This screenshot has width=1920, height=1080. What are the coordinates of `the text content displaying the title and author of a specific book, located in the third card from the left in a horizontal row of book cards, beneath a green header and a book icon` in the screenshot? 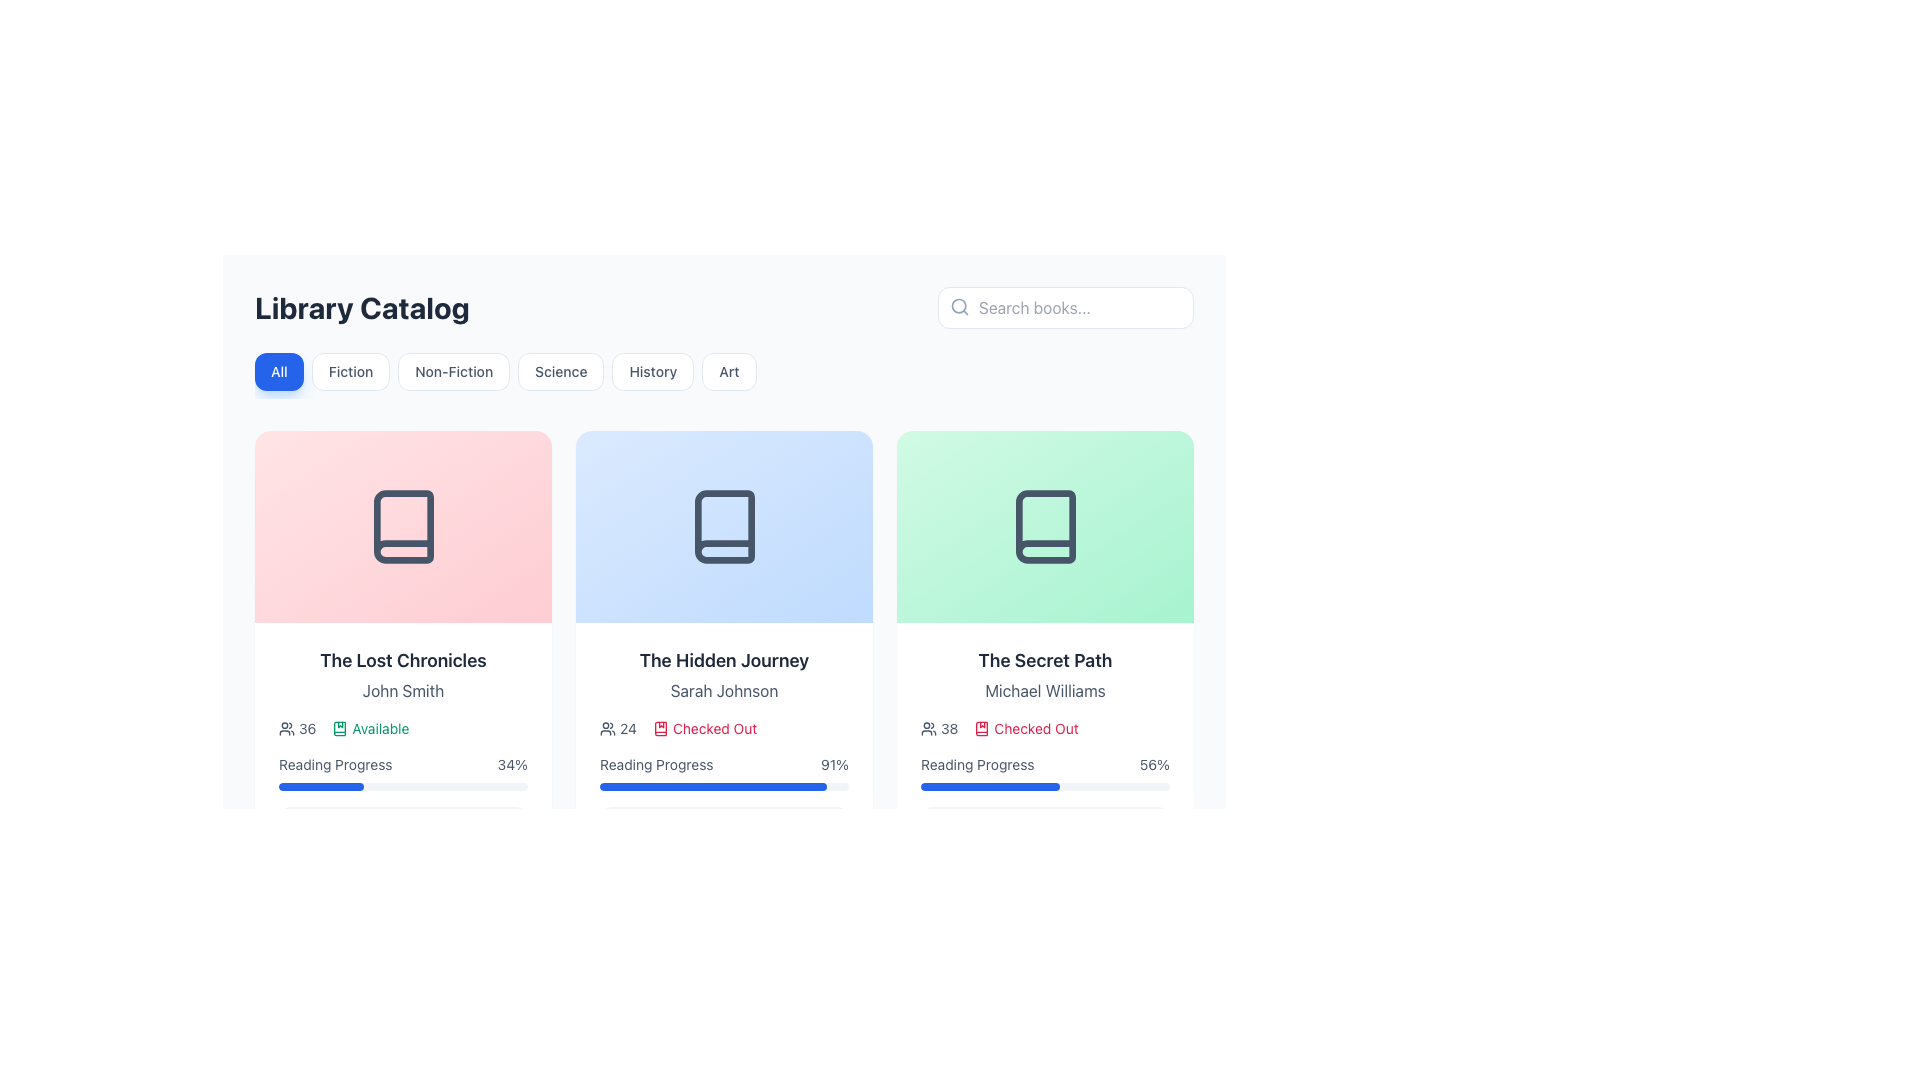 It's located at (1044, 675).